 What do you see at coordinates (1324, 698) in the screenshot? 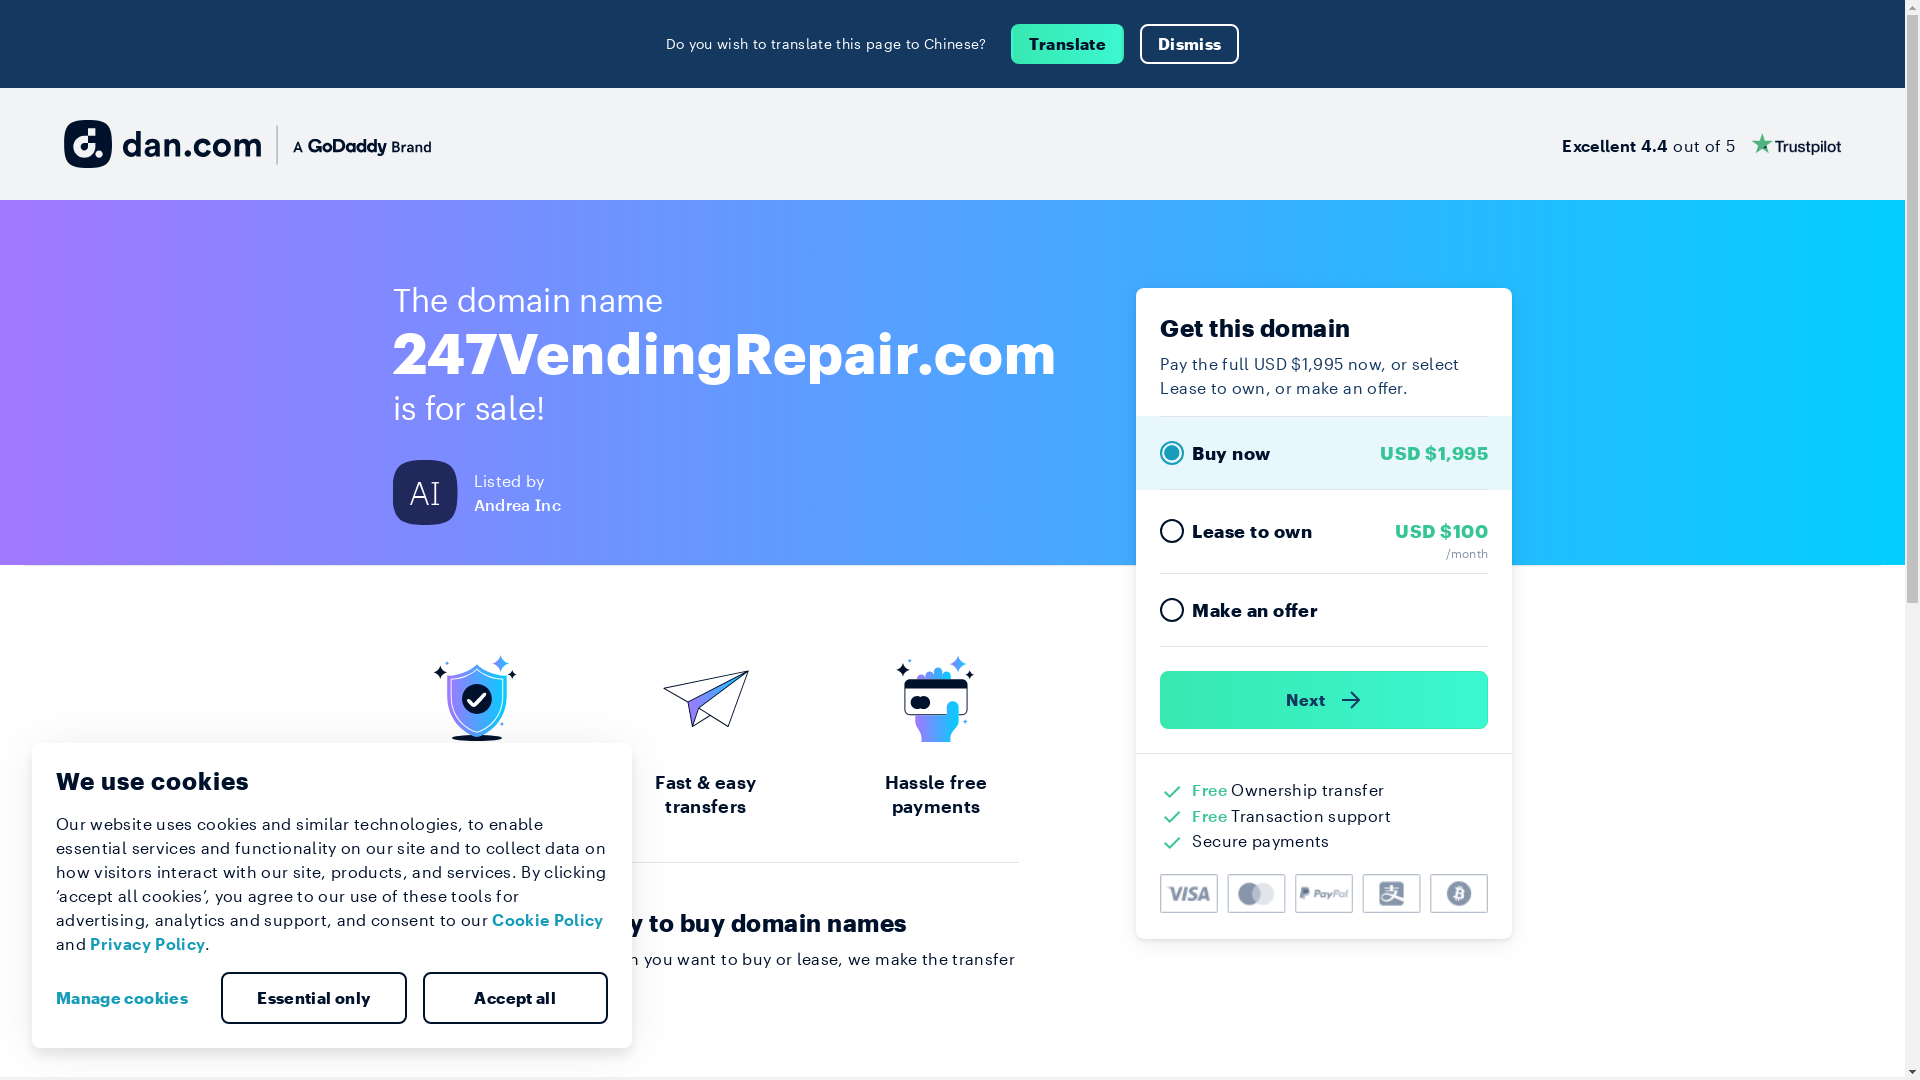
I see `'Next` at bounding box center [1324, 698].